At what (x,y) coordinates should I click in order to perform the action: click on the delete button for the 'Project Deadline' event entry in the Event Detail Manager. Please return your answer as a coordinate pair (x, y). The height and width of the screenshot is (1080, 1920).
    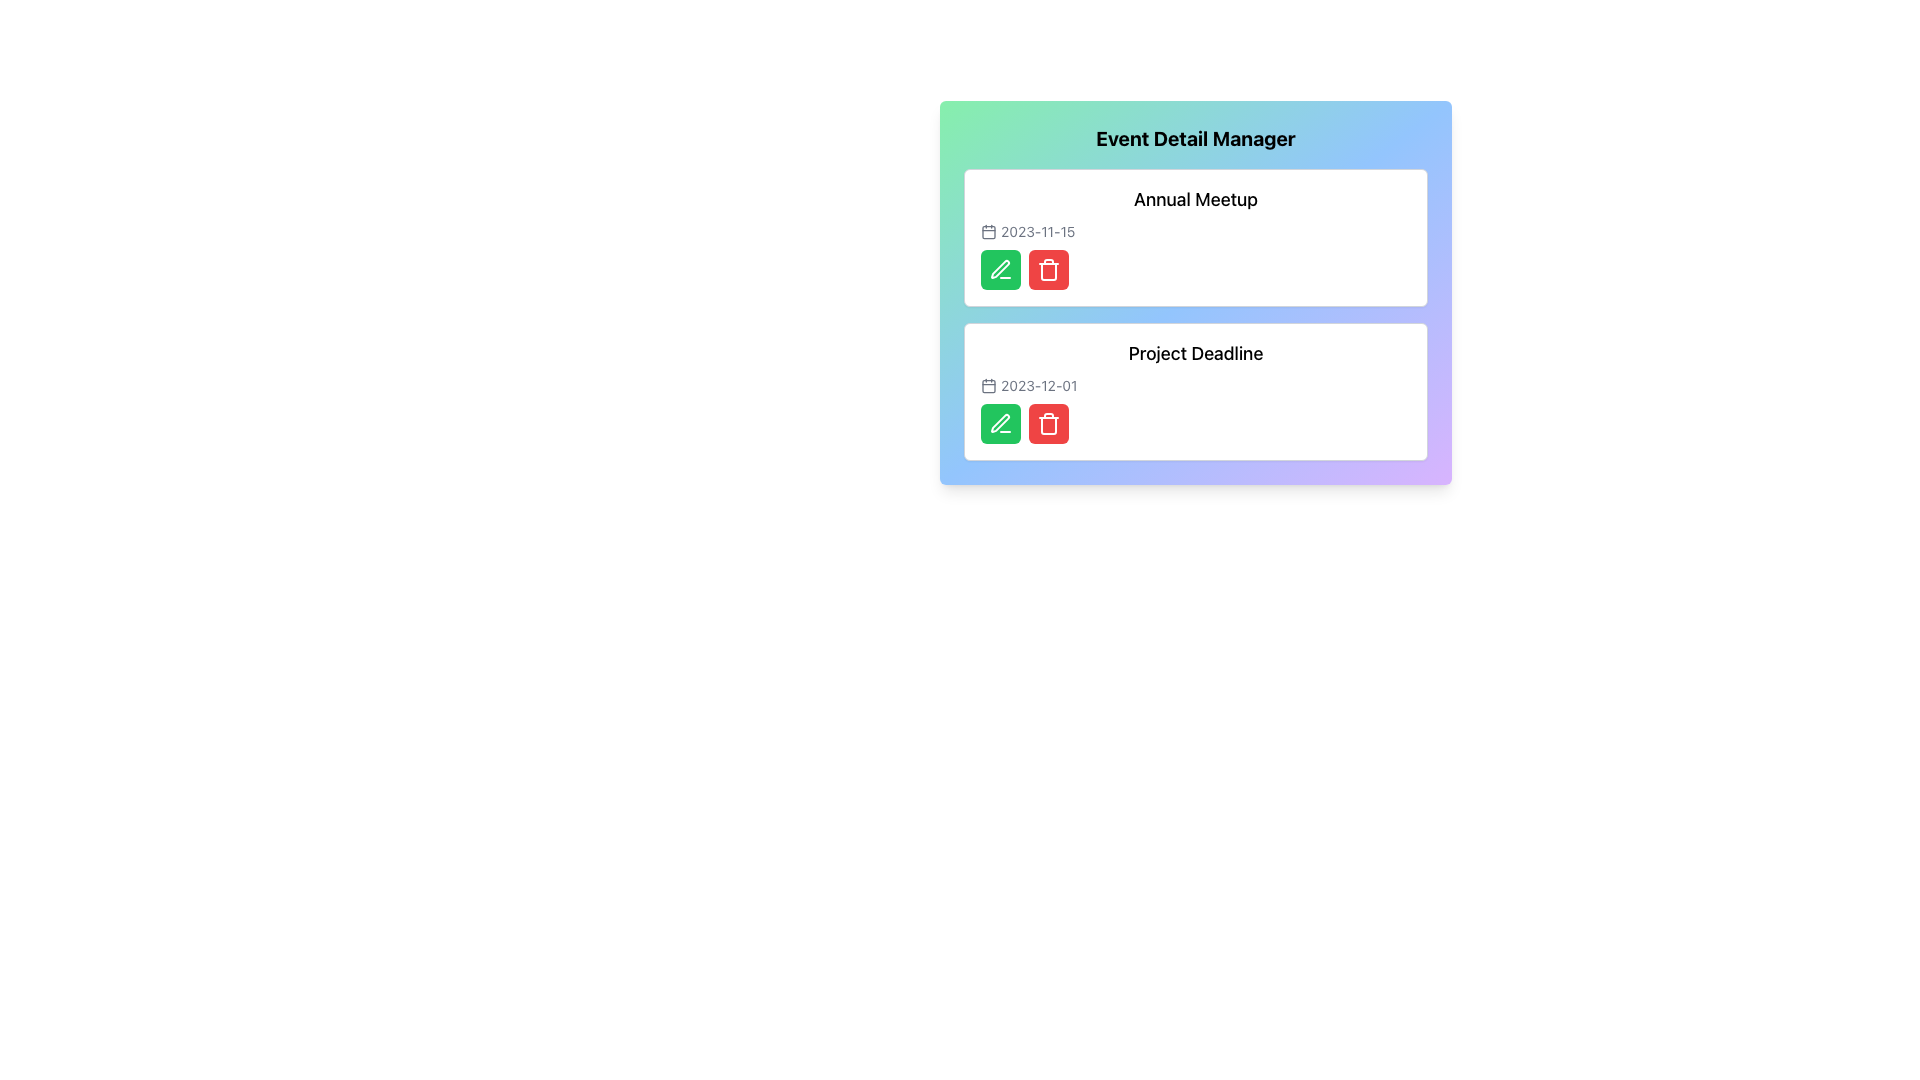
    Looking at the image, I should click on (1048, 423).